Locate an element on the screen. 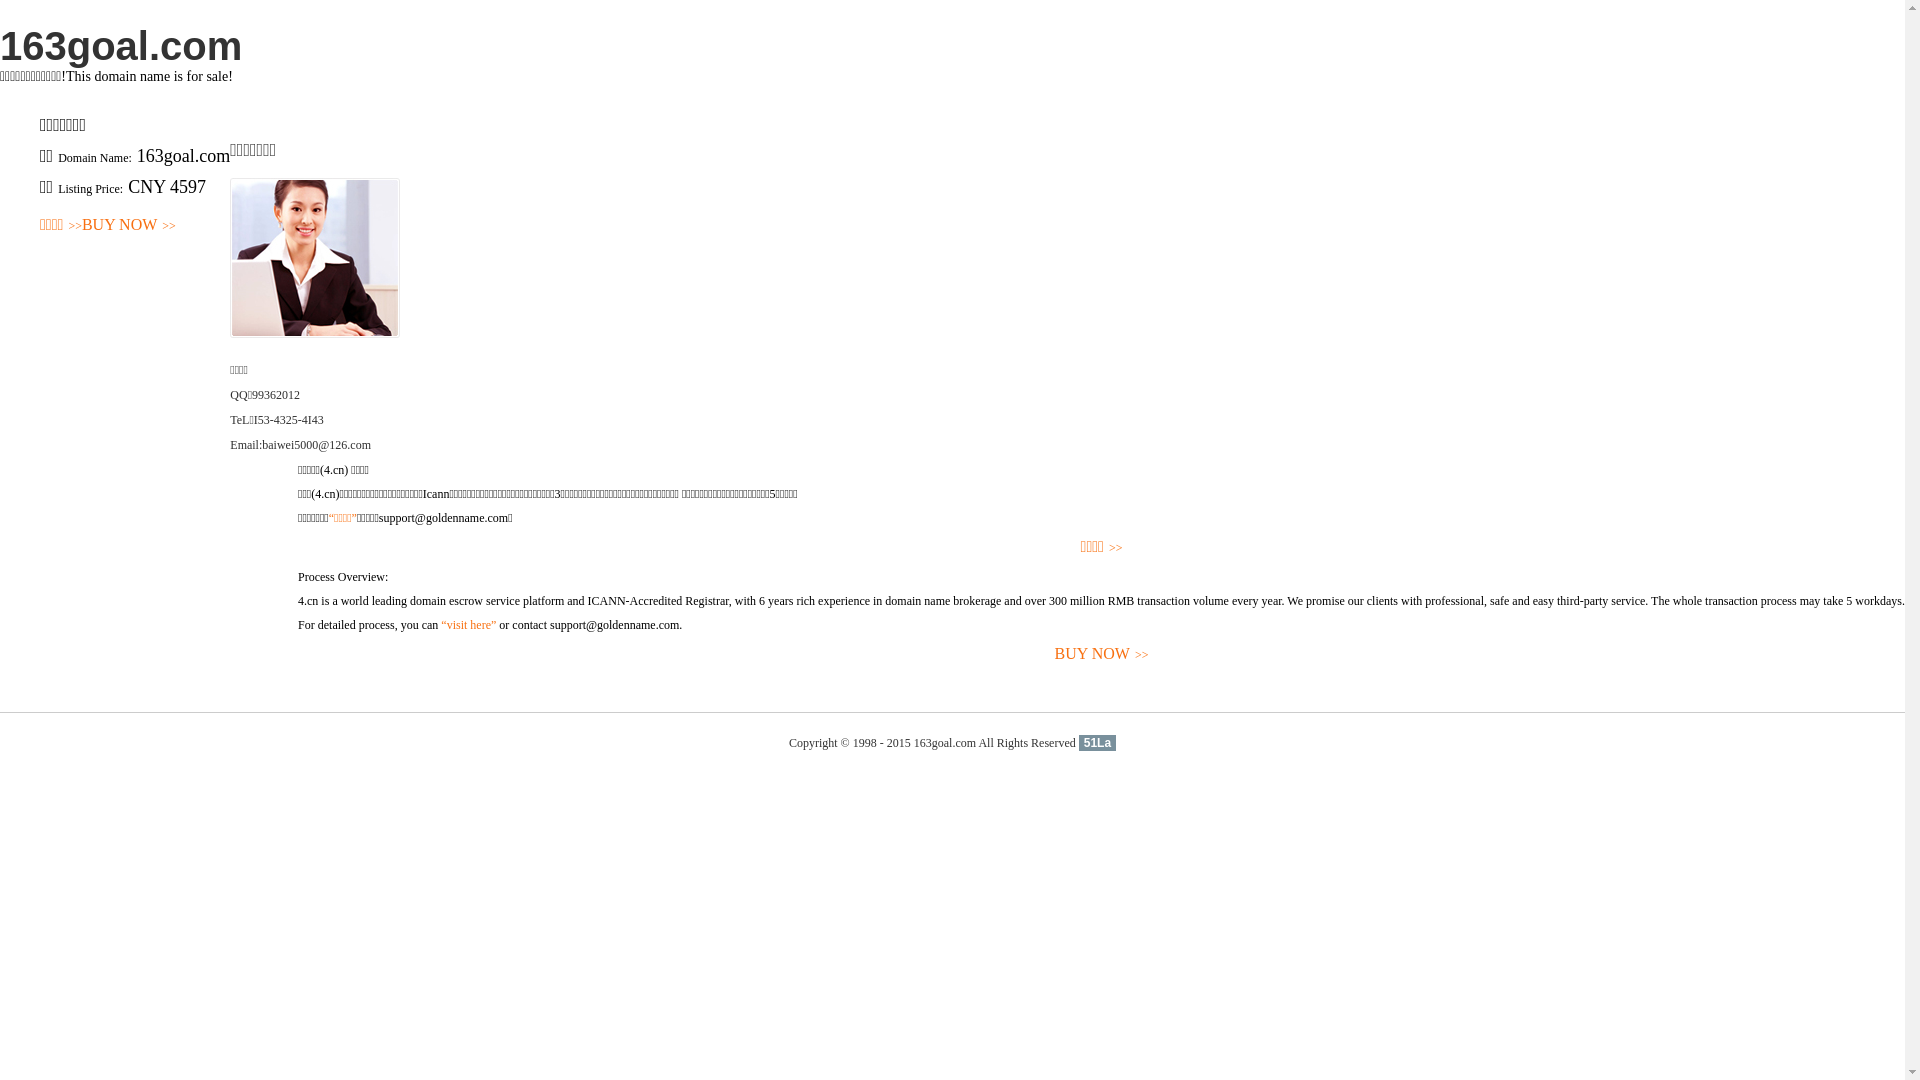 This screenshot has width=1920, height=1080. '51La' is located at coordinates (1078, 743).